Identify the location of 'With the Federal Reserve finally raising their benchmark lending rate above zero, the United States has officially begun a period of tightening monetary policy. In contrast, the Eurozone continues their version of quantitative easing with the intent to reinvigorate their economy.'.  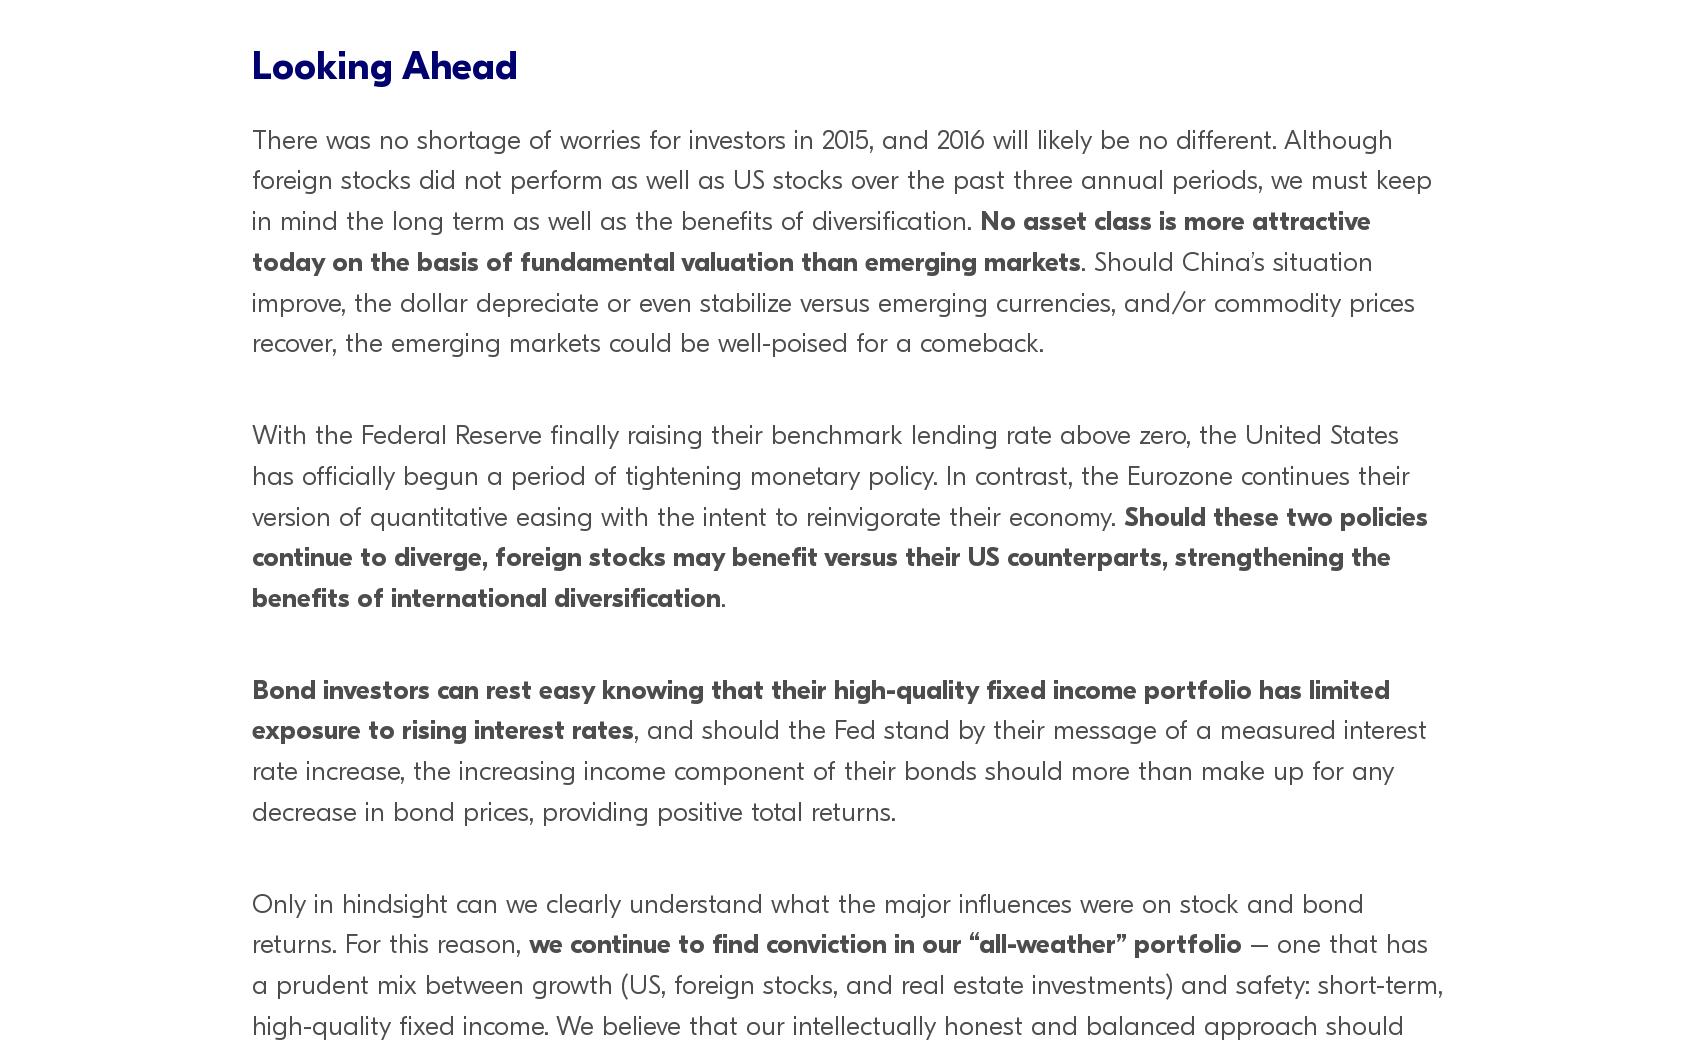
(830, 474).